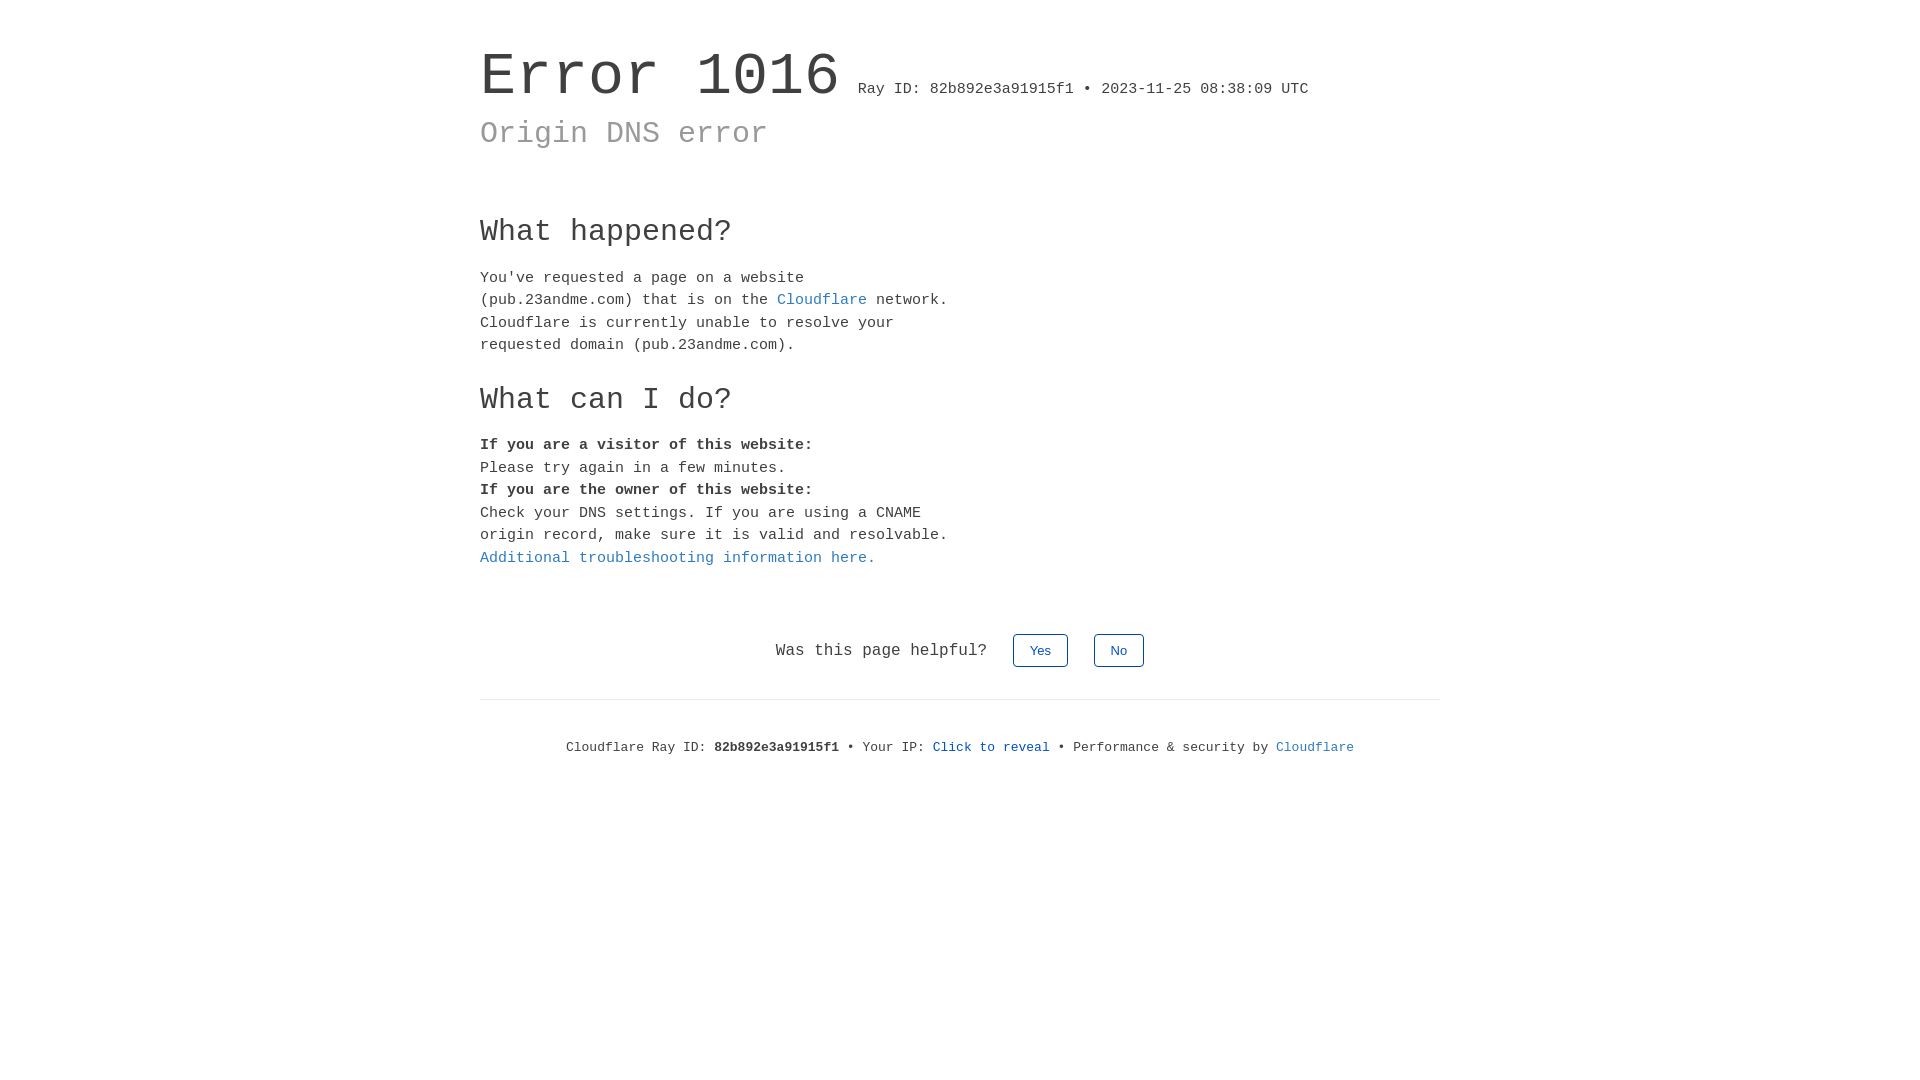 The width and height of the screenshot is (1920, 1080). What do you see at coordinates (1040, 650) in the screenshot?
I see `'Yes'` at bounding box center [1040, 650].